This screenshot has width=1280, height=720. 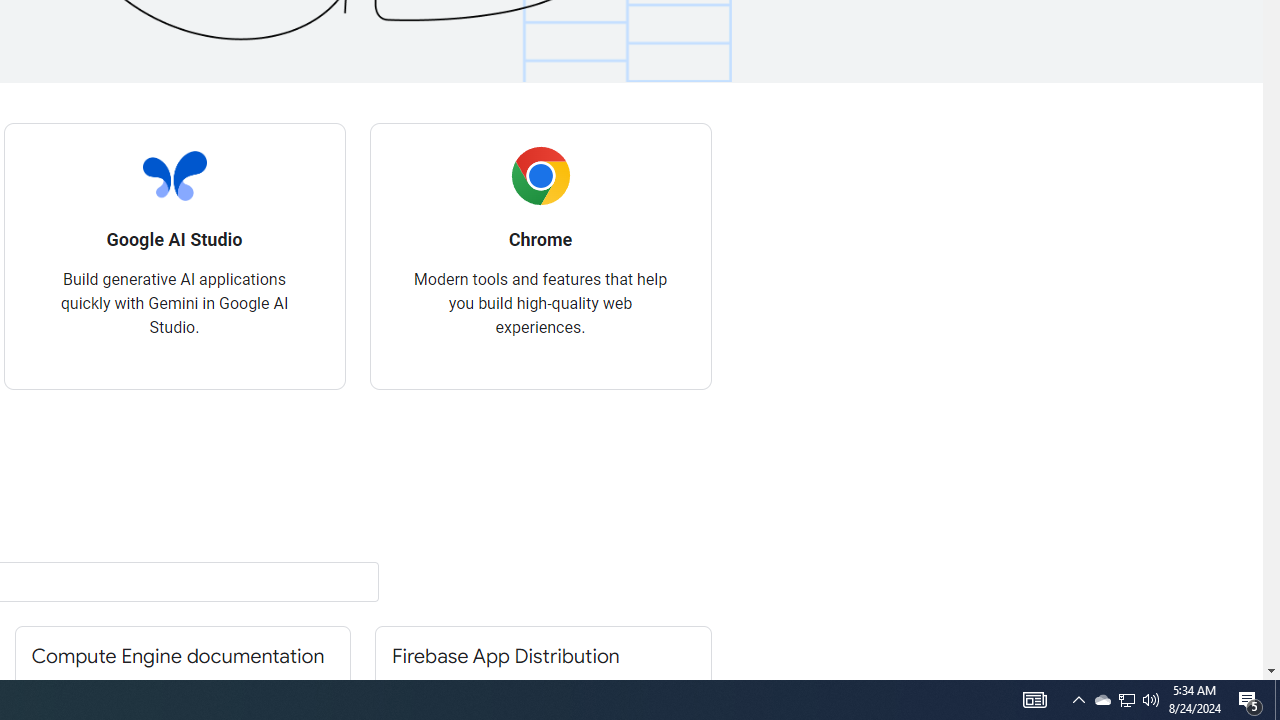 What do you see at coordinates (540, 175) in the screenshot?
I see `'ChromeOS logo'` at bounding box center [540, 175].